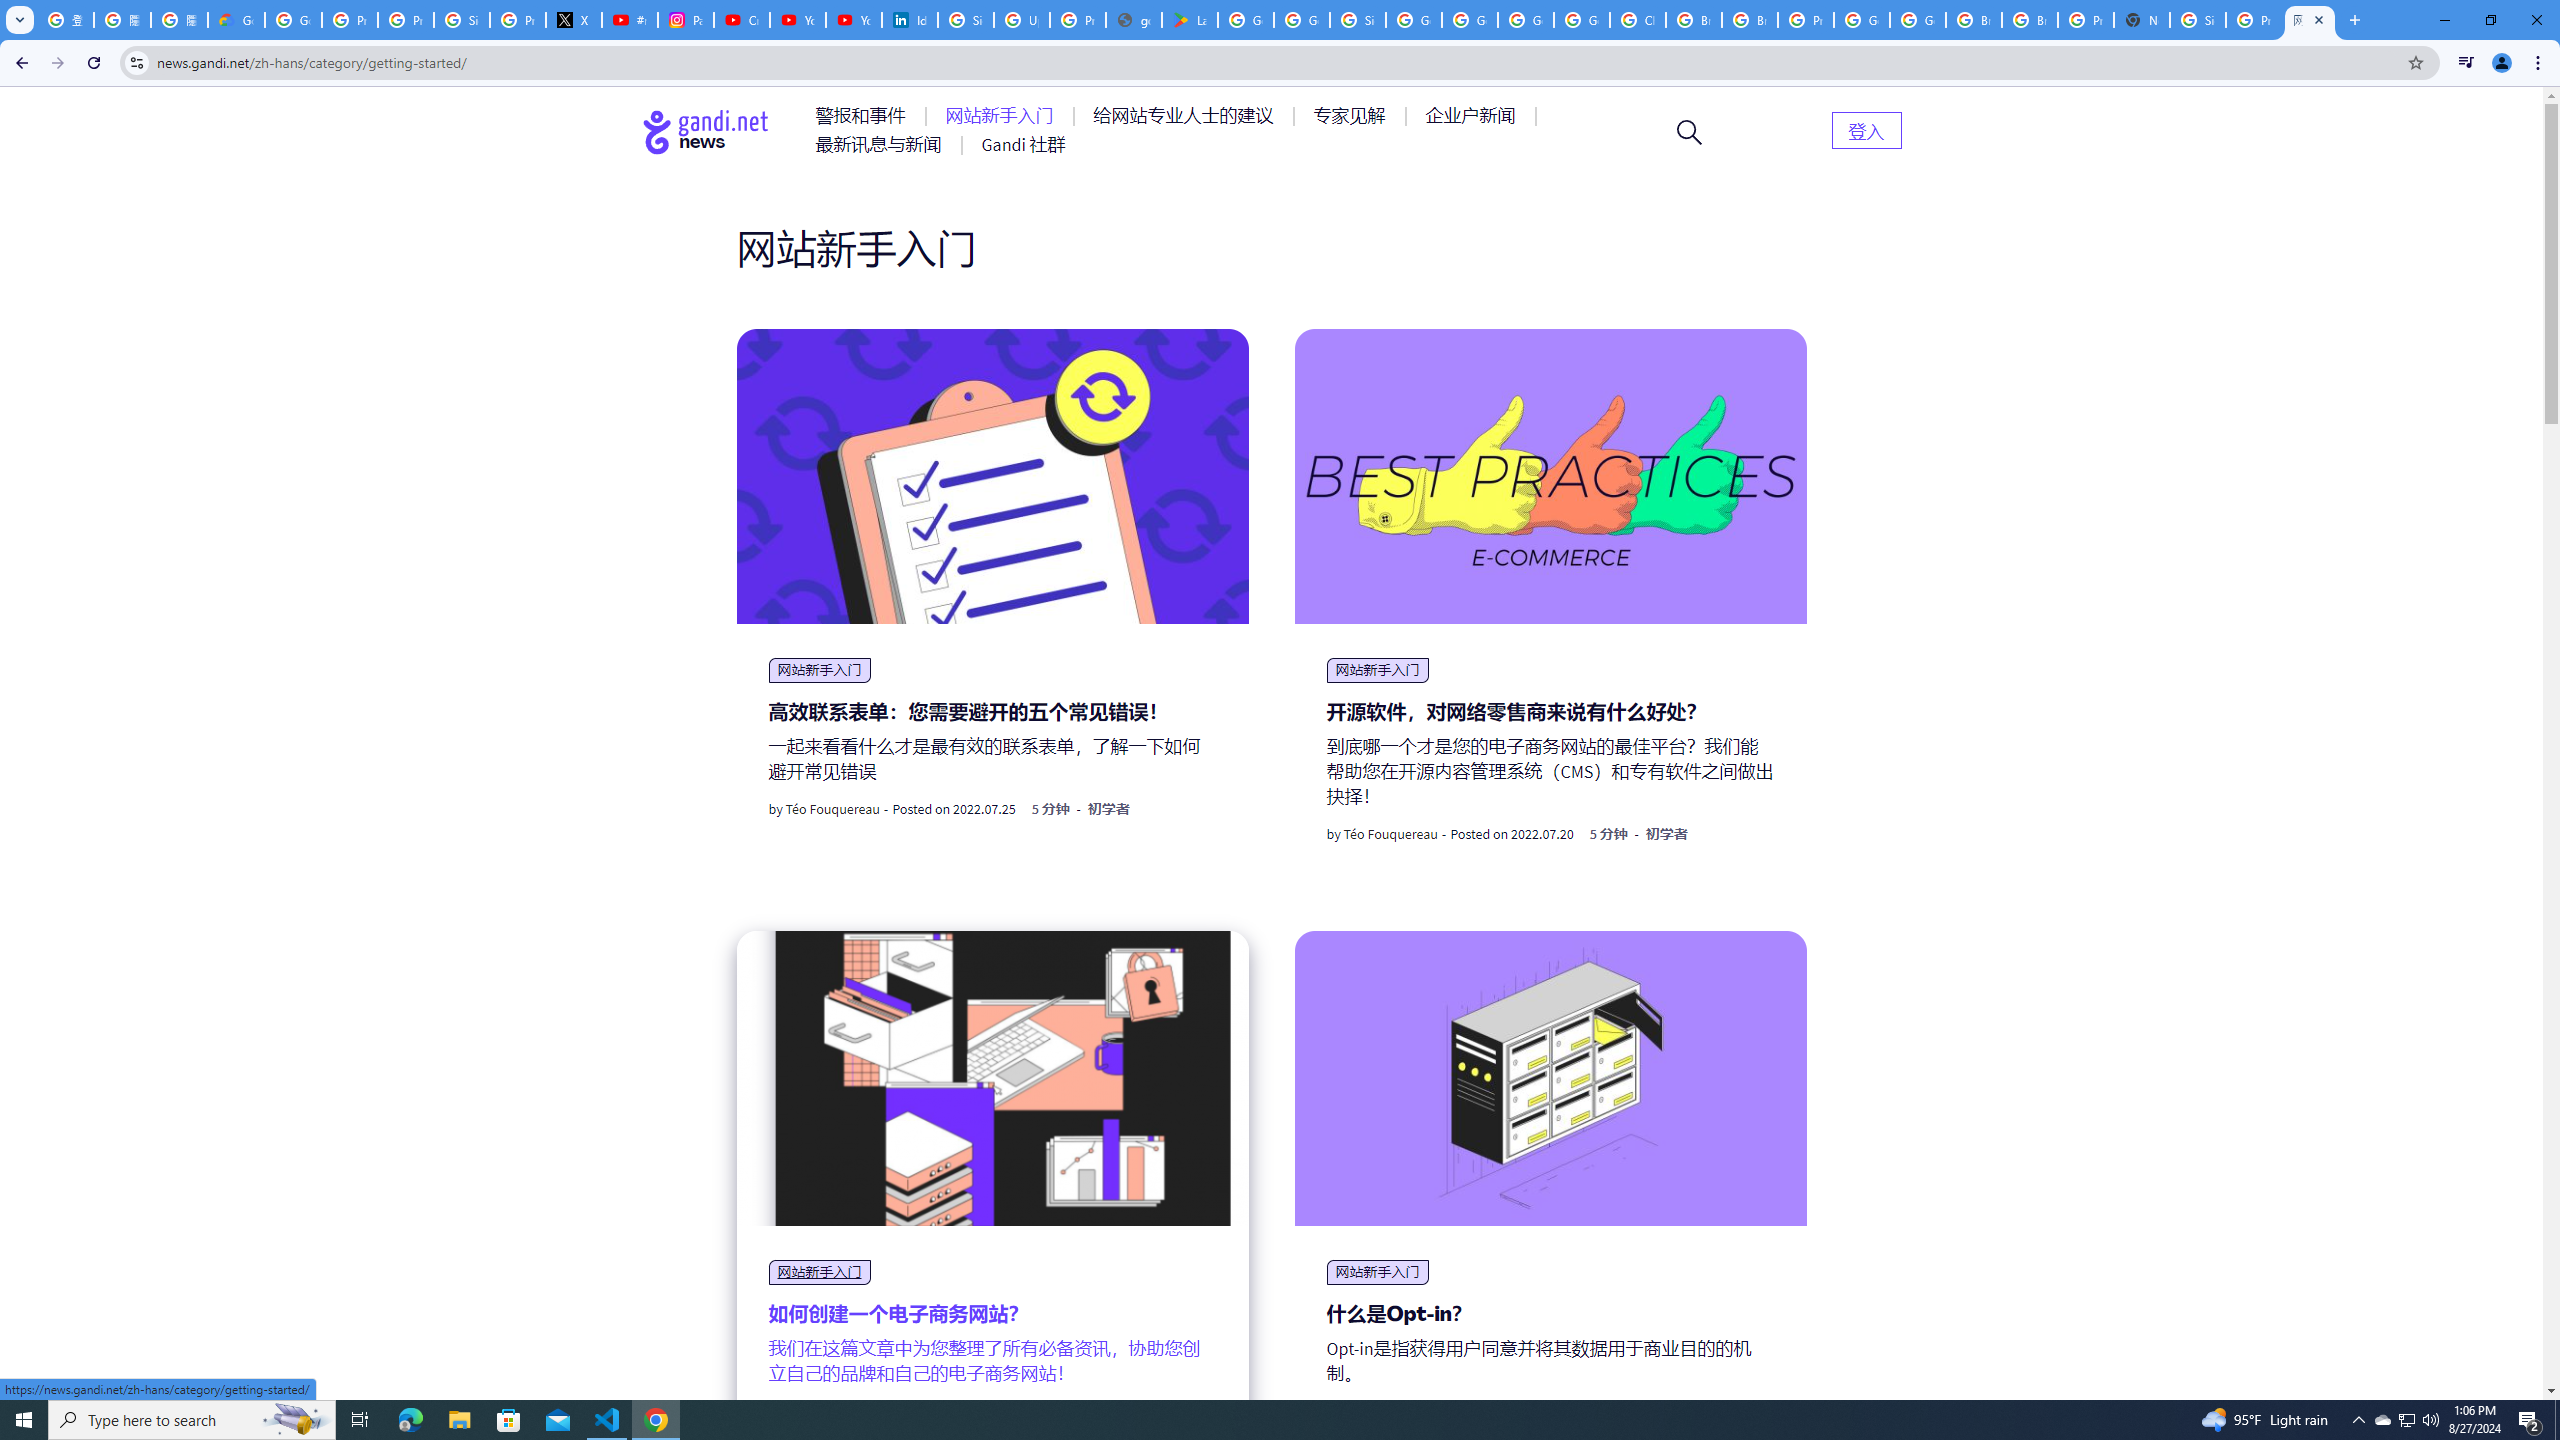 Image resolution: width=2560 pixels, height=1440 pixels. What do you see at coordinates (1974, 19) in the screenshot?
I see `'Browse Chrome as a guest - Computer - Google Chrome Help'` at bounding box center [1974, 19].